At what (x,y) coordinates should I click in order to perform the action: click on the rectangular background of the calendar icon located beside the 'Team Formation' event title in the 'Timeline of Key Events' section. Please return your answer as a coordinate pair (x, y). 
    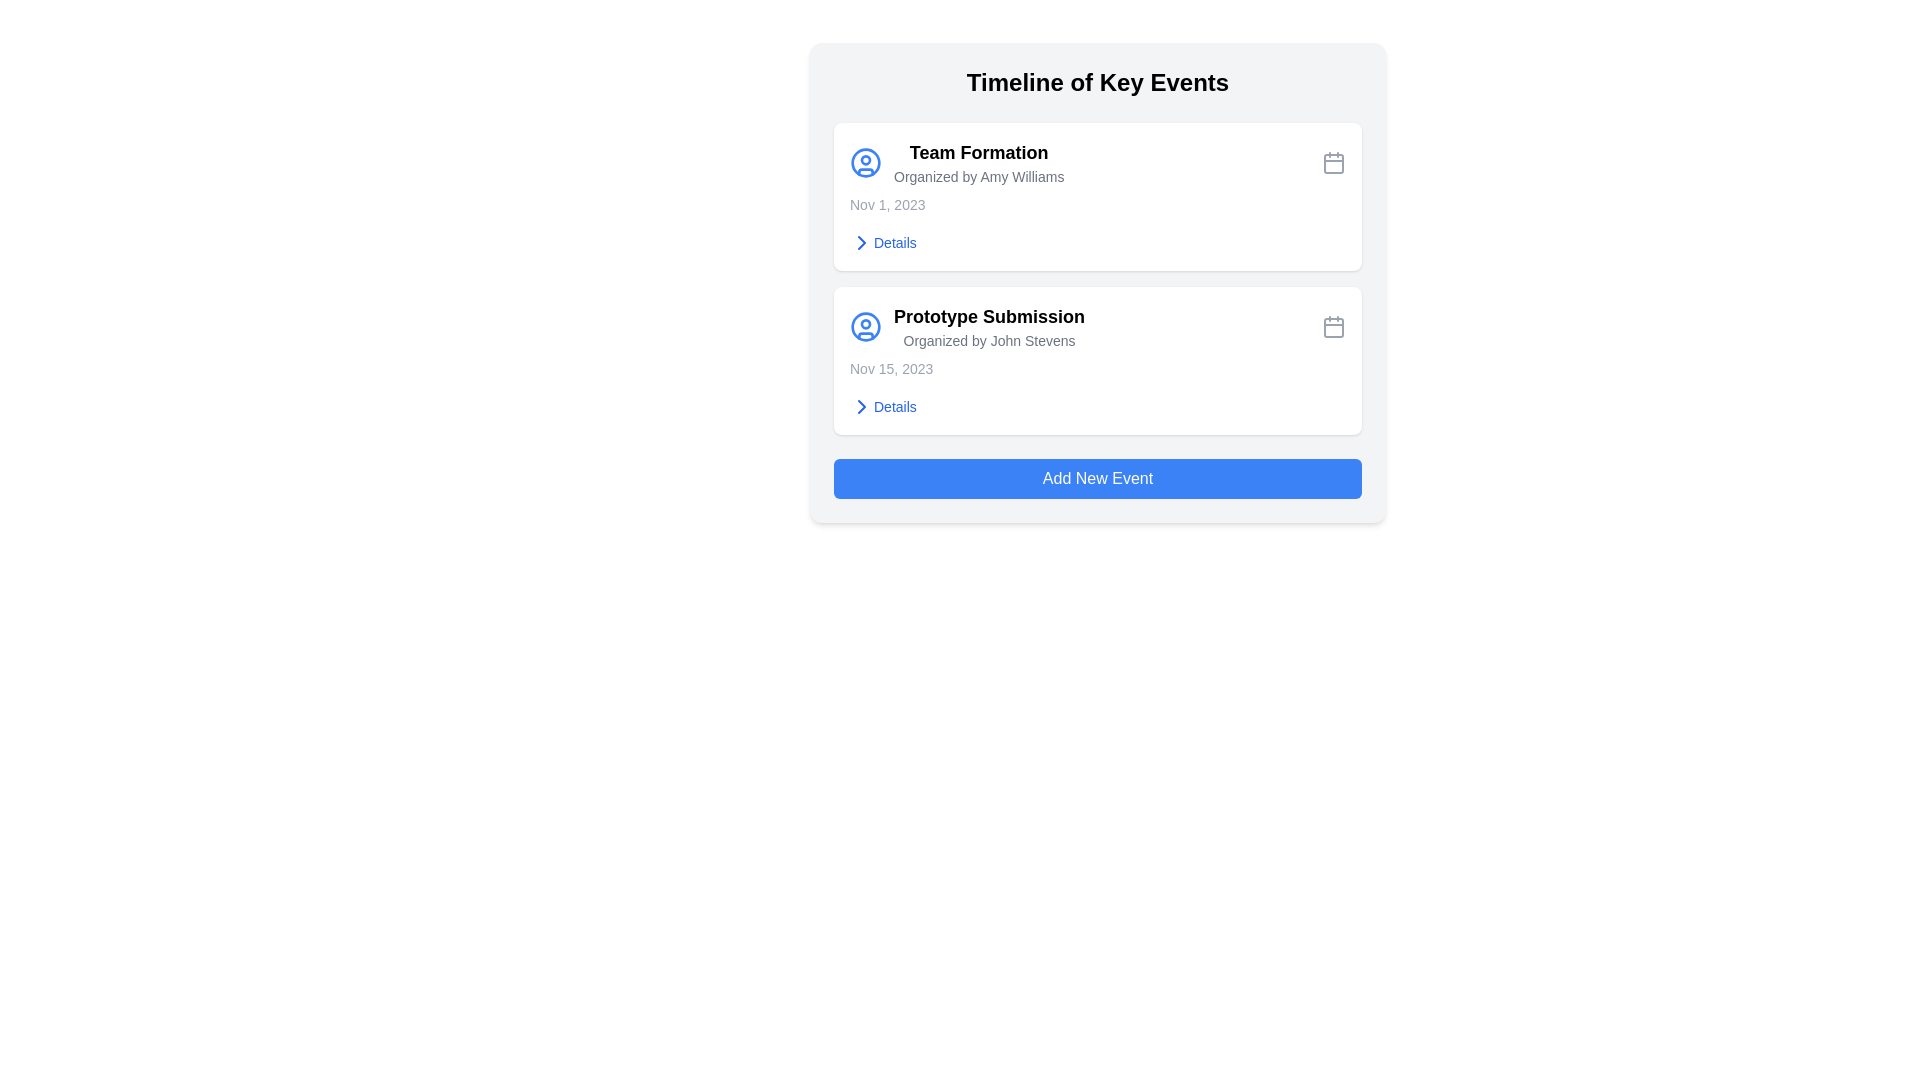
    Looking at the image, I should click on (1334, 163).